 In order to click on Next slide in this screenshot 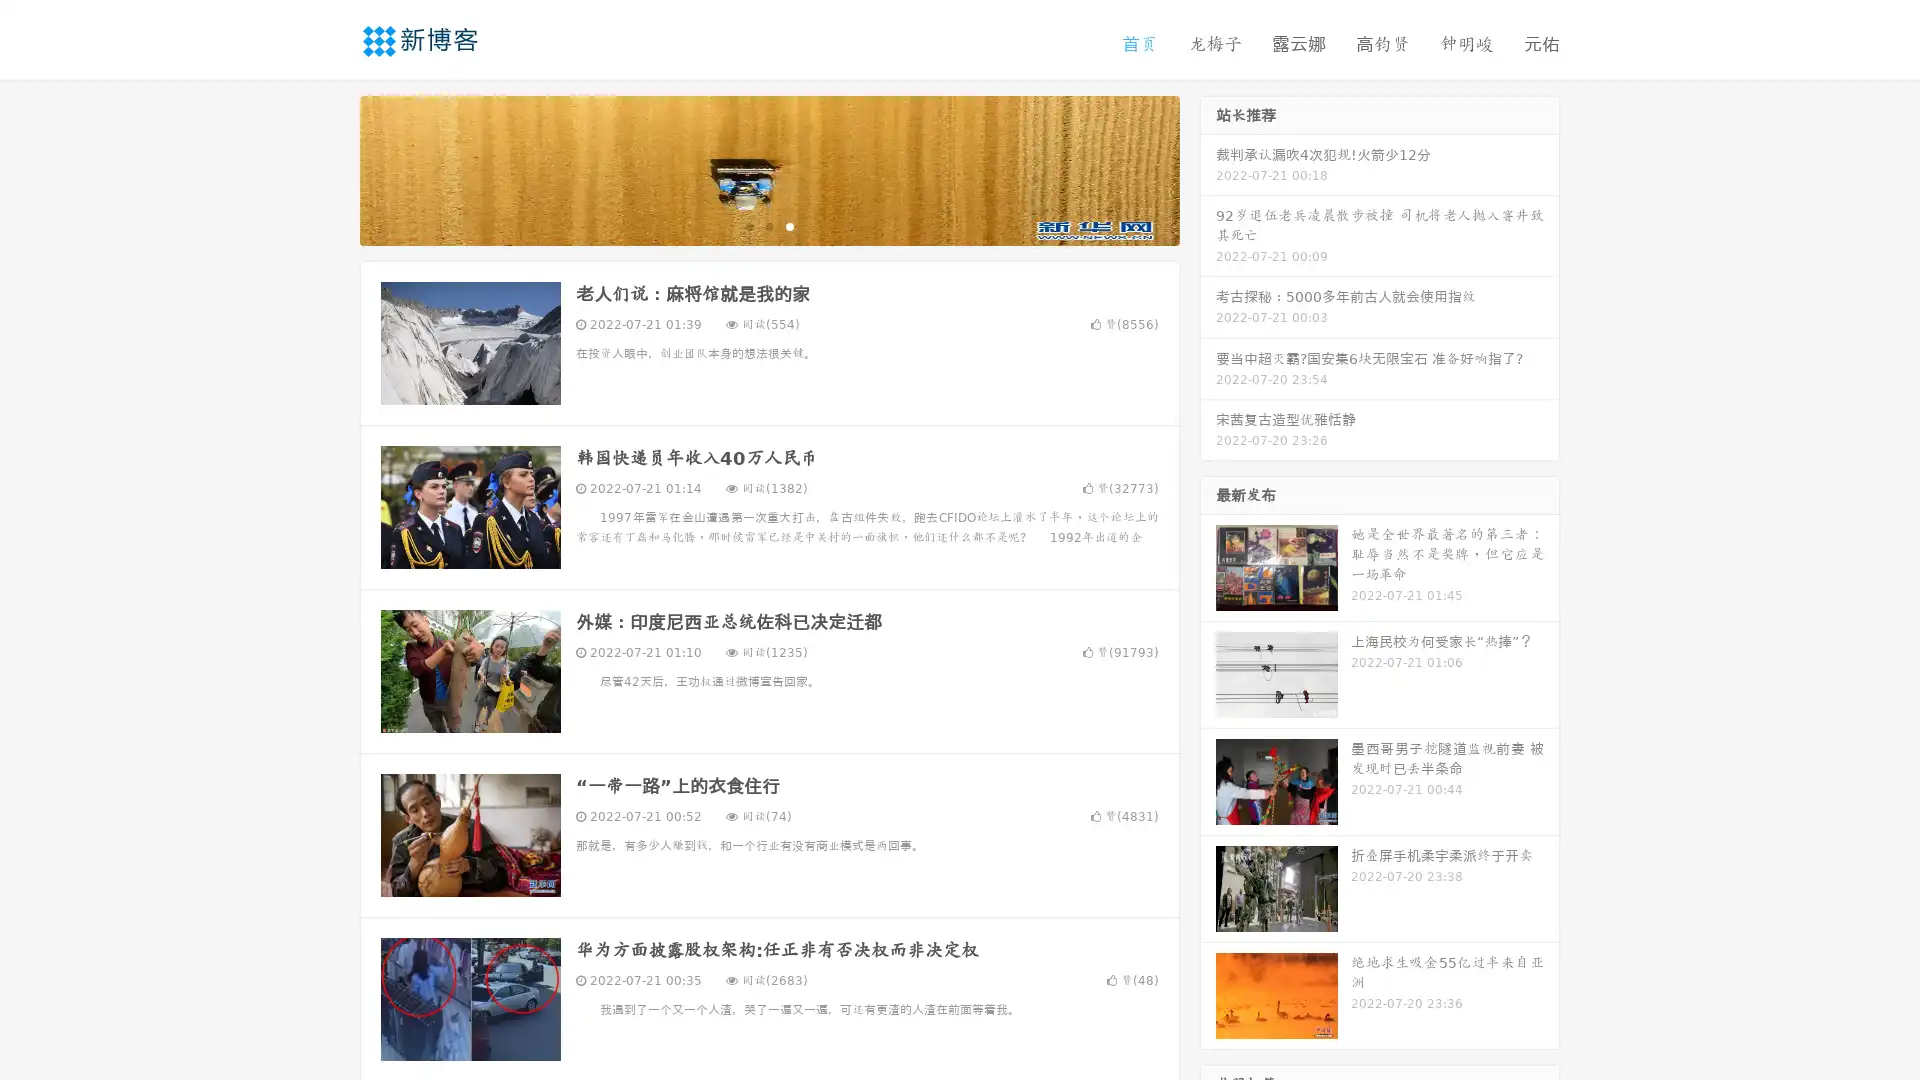, I will do `click(1208, 168)`.